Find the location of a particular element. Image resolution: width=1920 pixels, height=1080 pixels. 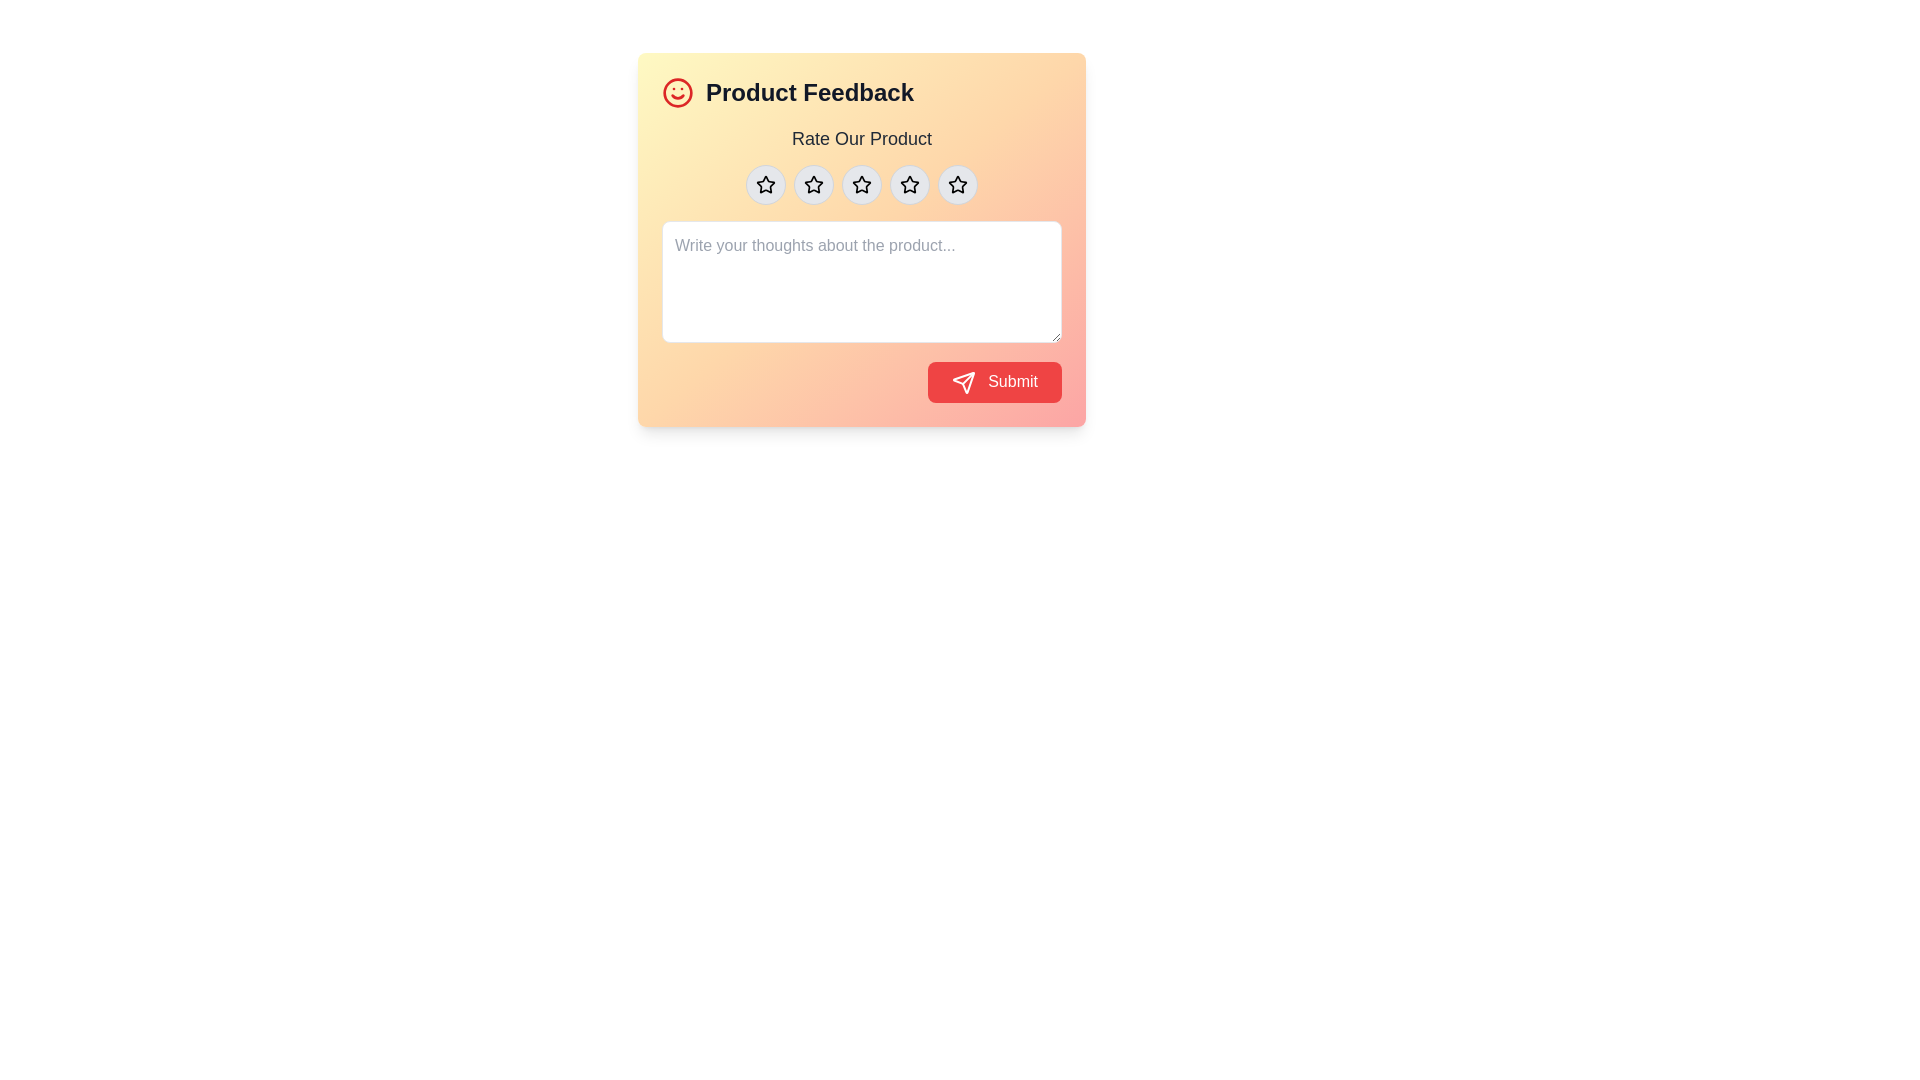

the first star-shaped icon in the row of five, located under the 'Rate Our Product' label is located at coordinates (765, 184).